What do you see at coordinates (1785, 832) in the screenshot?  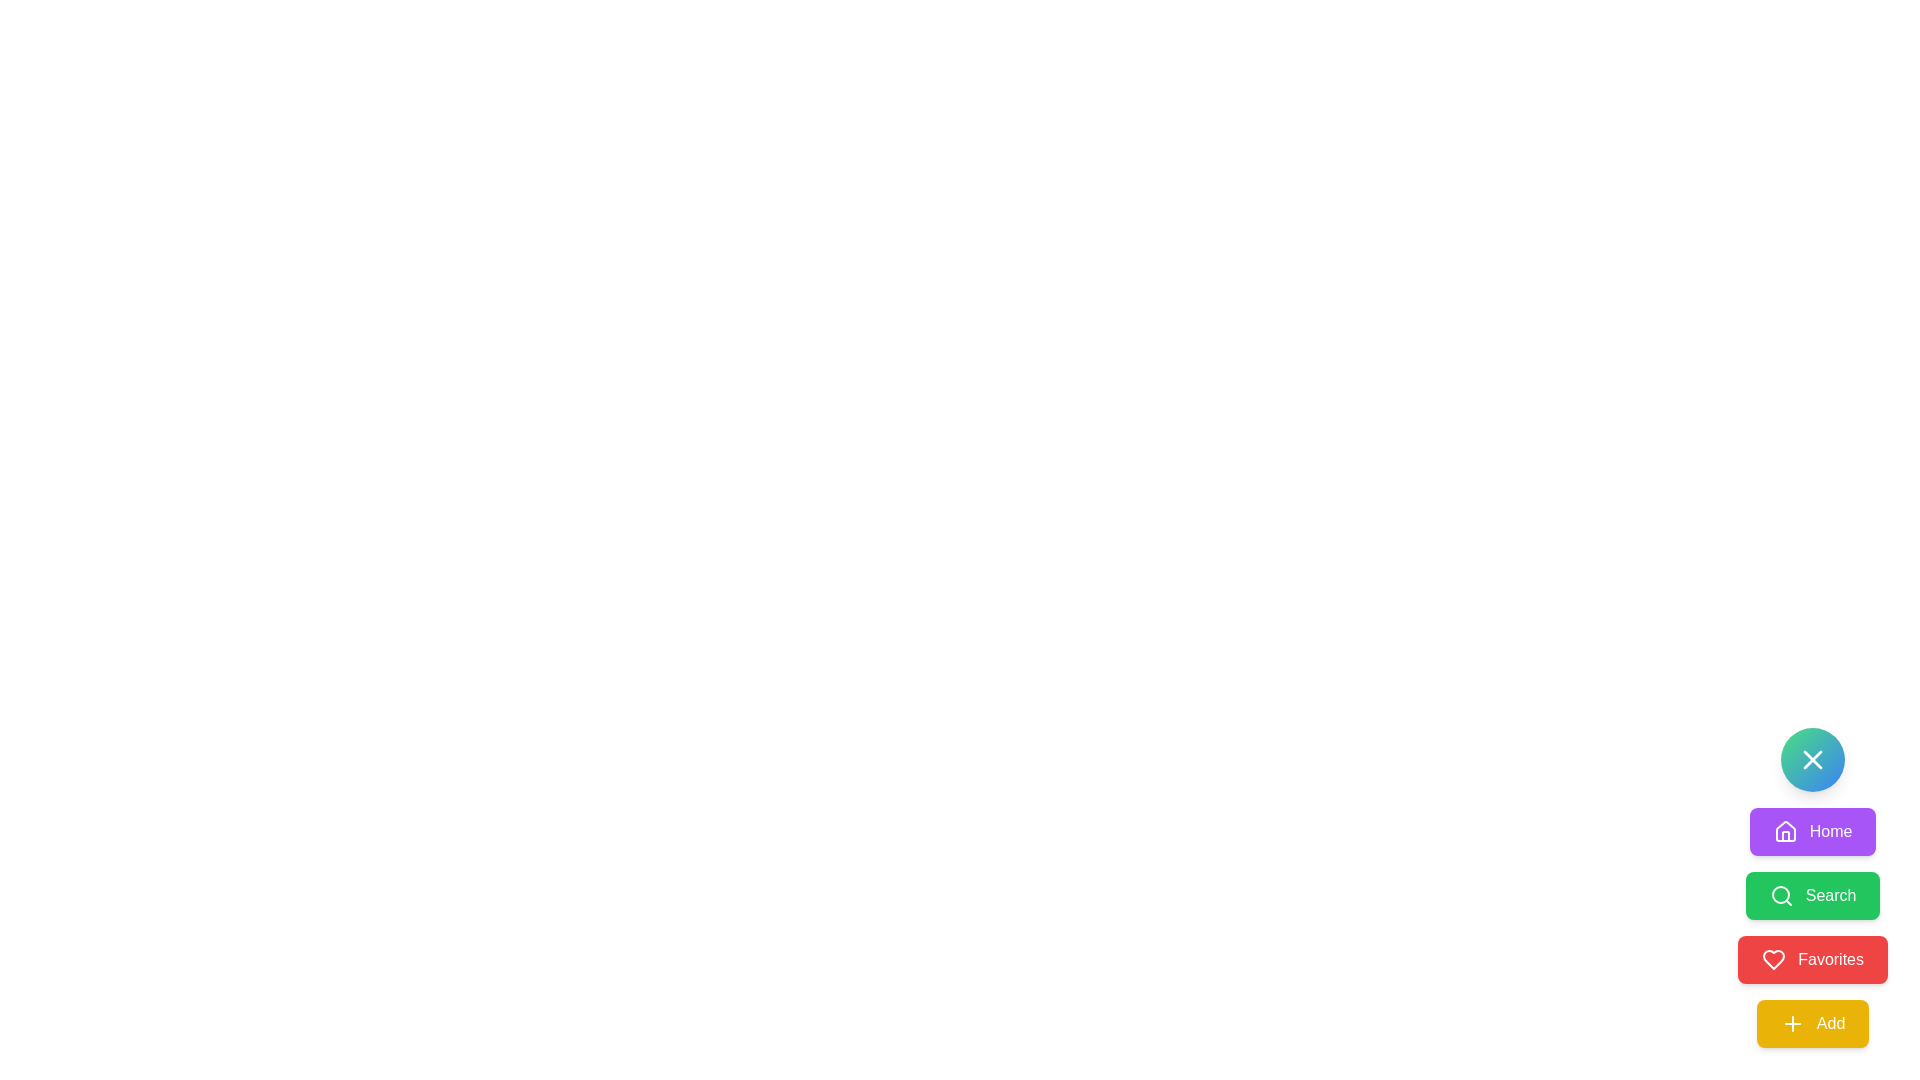 I see `the small house icon, which is styled as an outline shape without fill and is centered inside the purple 'Home' button located at the top of the vertical stack of navigation buttons` at bounding box center [1785, 832].